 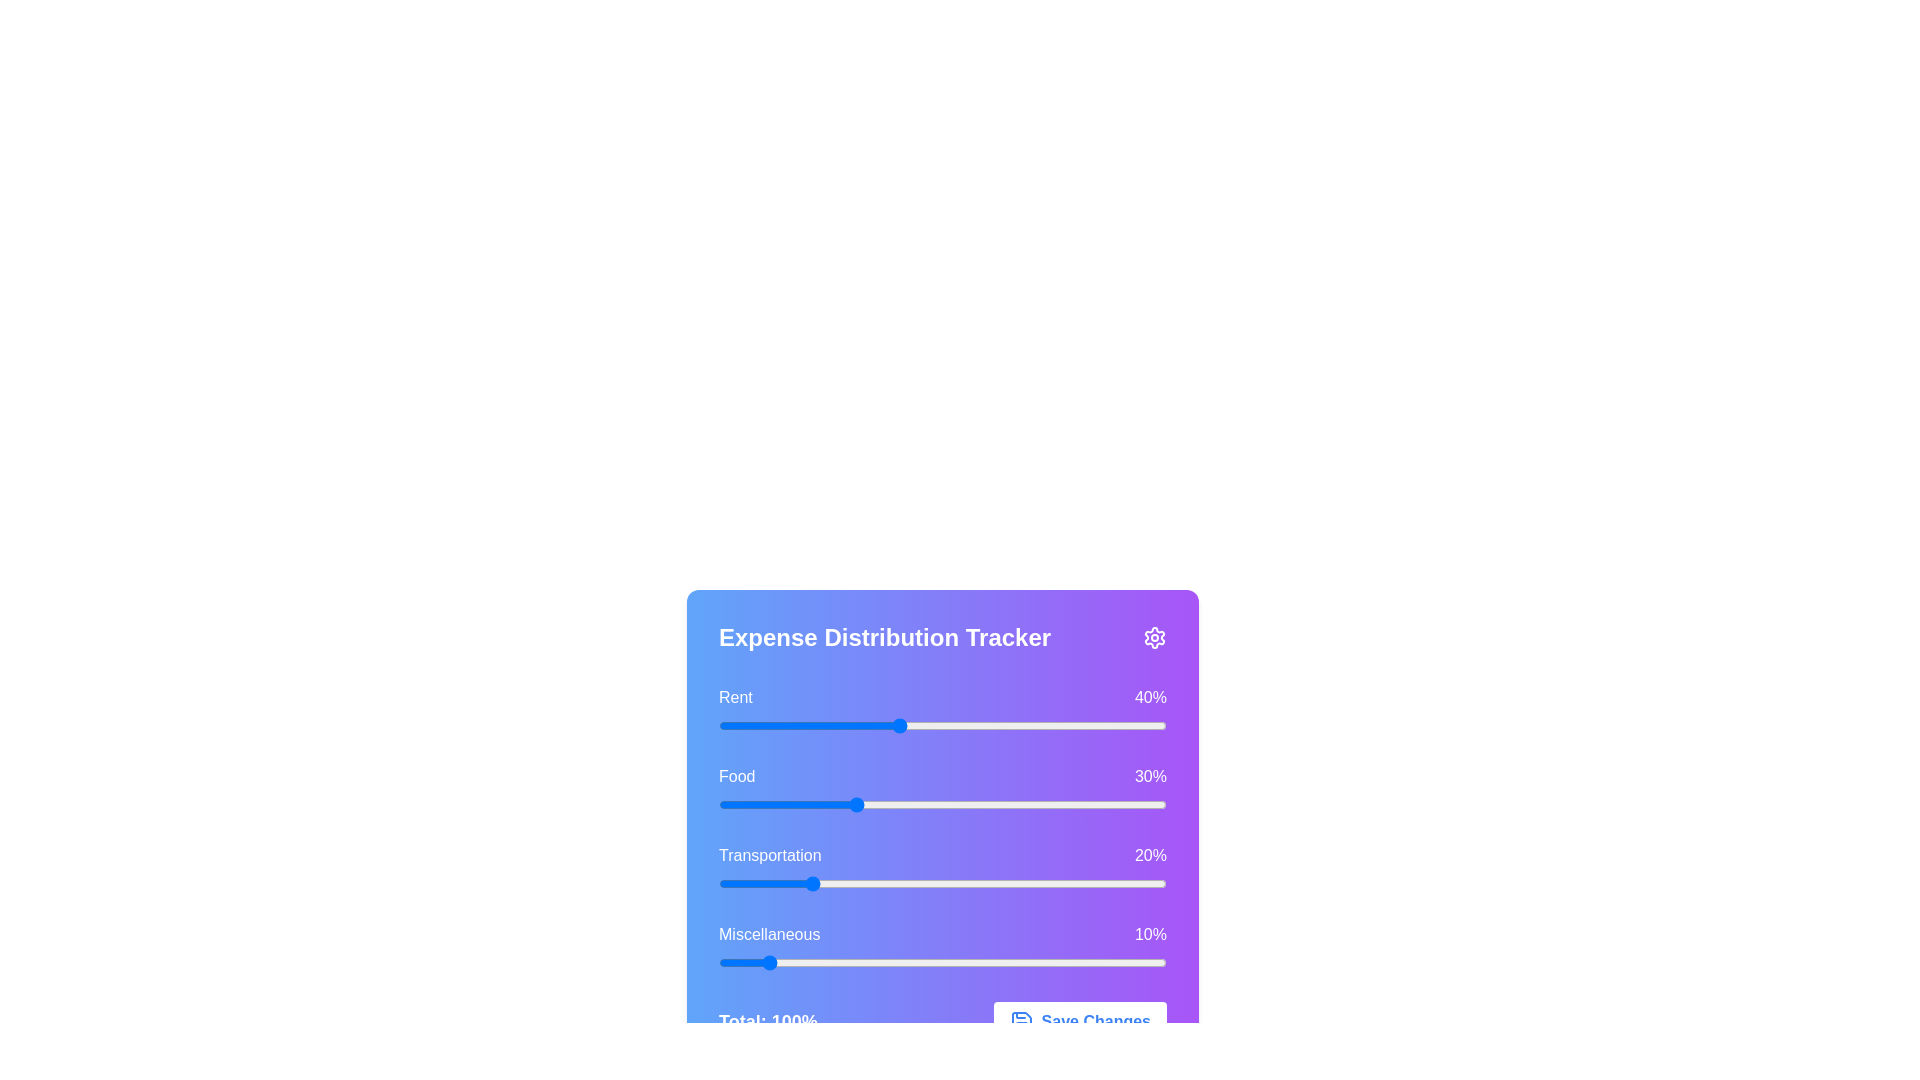 What do you see at coordinates (1062, 725) in the screenshot?
I see `the Rent percentage` at bounding box center [1062, 725].